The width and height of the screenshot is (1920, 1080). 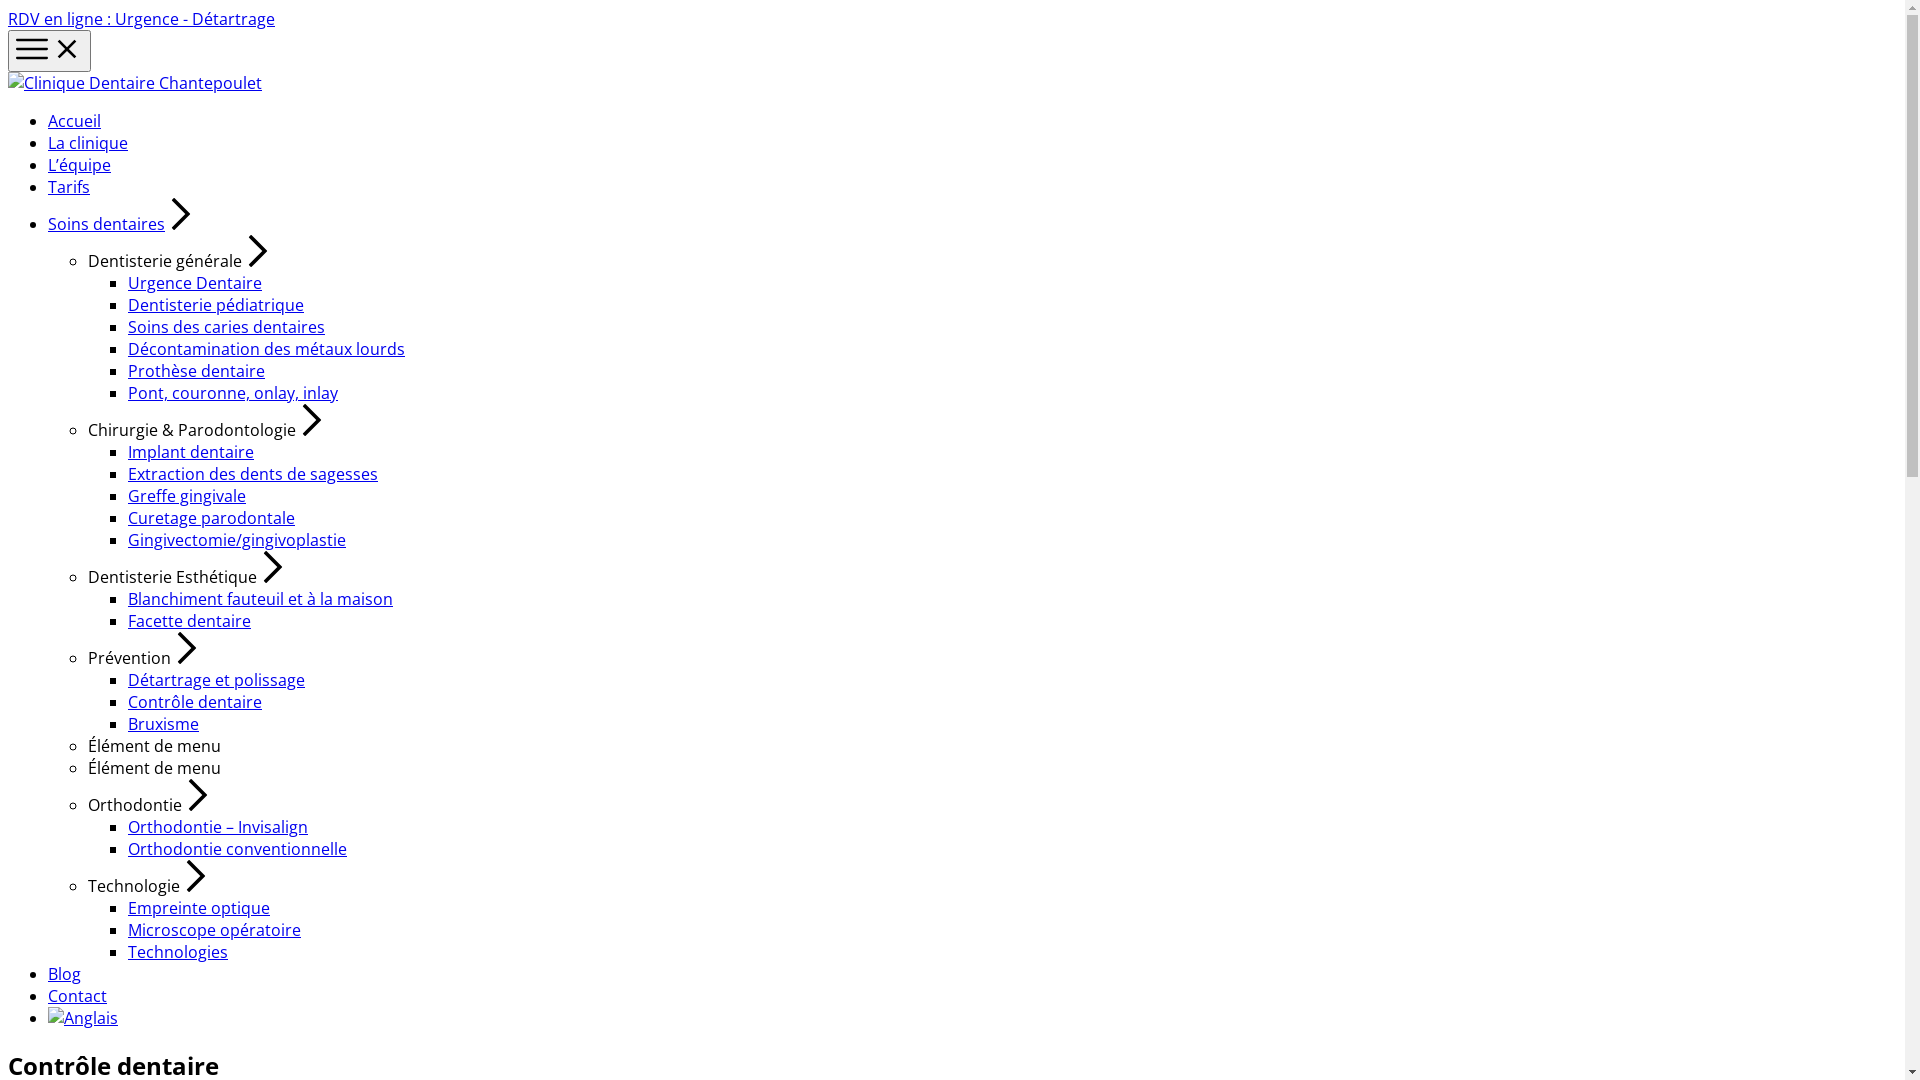 I want to click on 'Soins dentaires', so click(x=121, y=223).